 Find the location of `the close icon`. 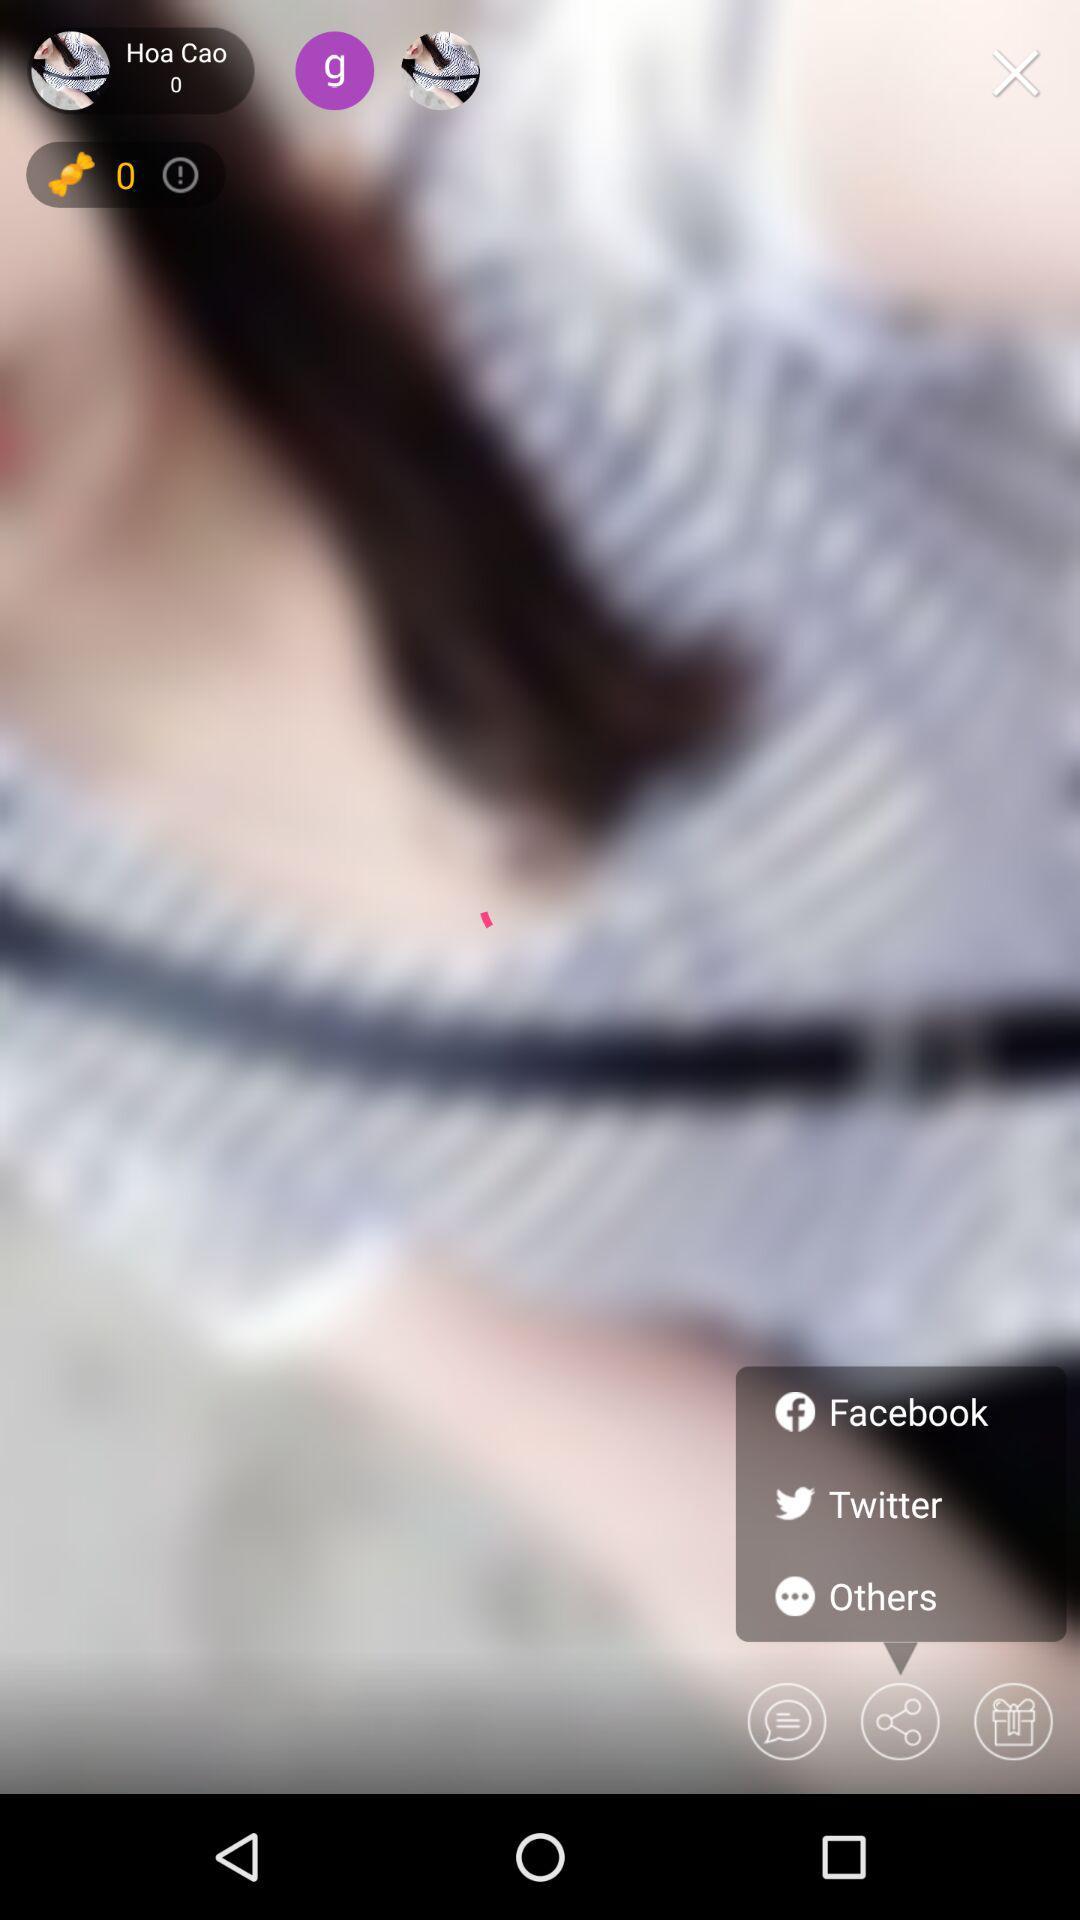

the close icon is located at coordinates (1015, 72).